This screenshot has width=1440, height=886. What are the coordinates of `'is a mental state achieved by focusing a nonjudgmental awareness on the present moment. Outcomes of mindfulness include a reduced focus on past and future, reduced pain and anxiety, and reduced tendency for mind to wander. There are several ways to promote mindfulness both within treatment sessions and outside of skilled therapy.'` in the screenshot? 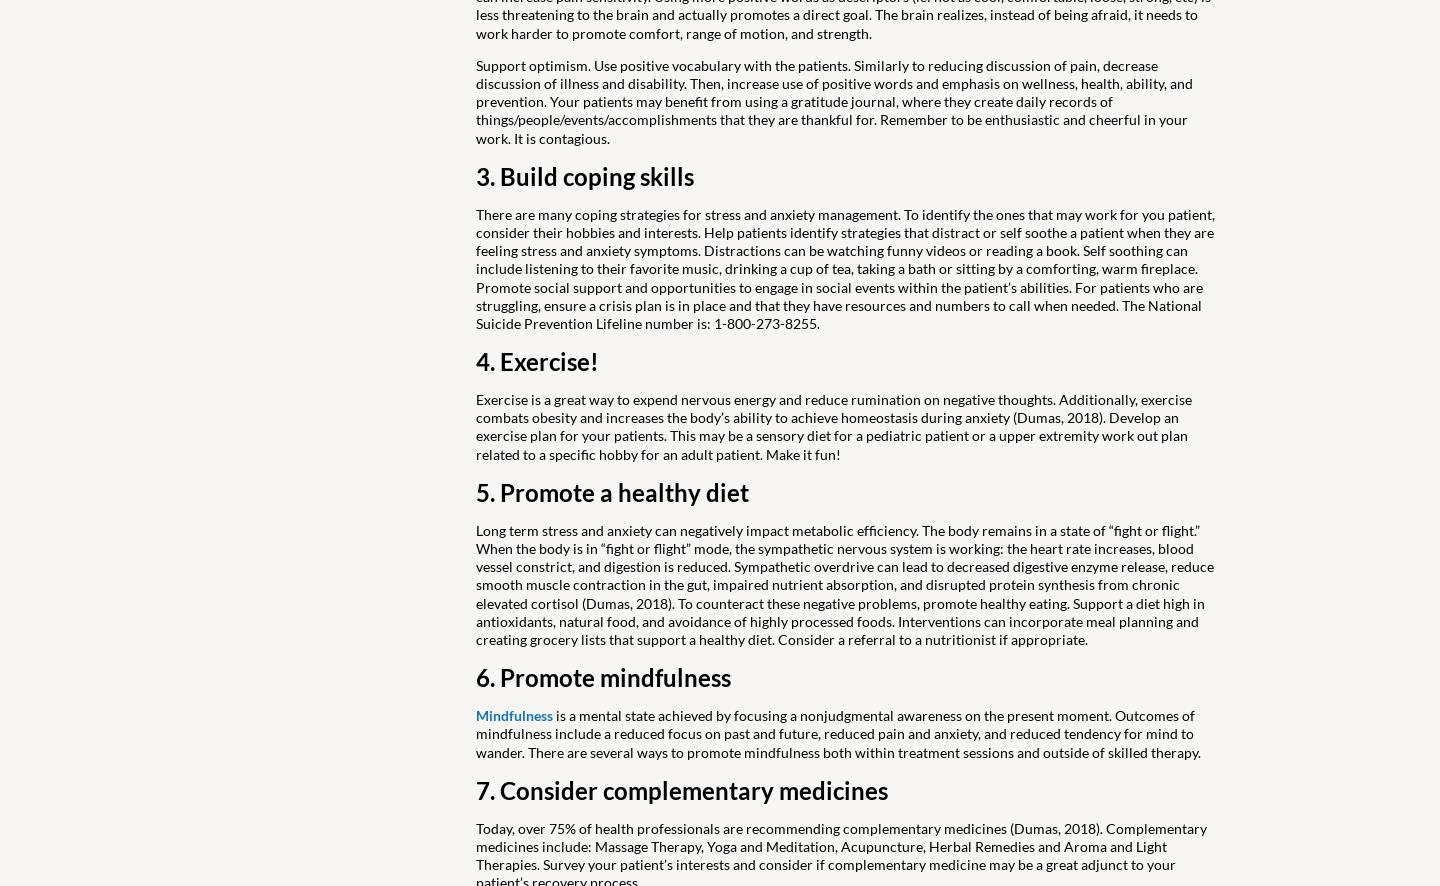 It's located at (838, 733).